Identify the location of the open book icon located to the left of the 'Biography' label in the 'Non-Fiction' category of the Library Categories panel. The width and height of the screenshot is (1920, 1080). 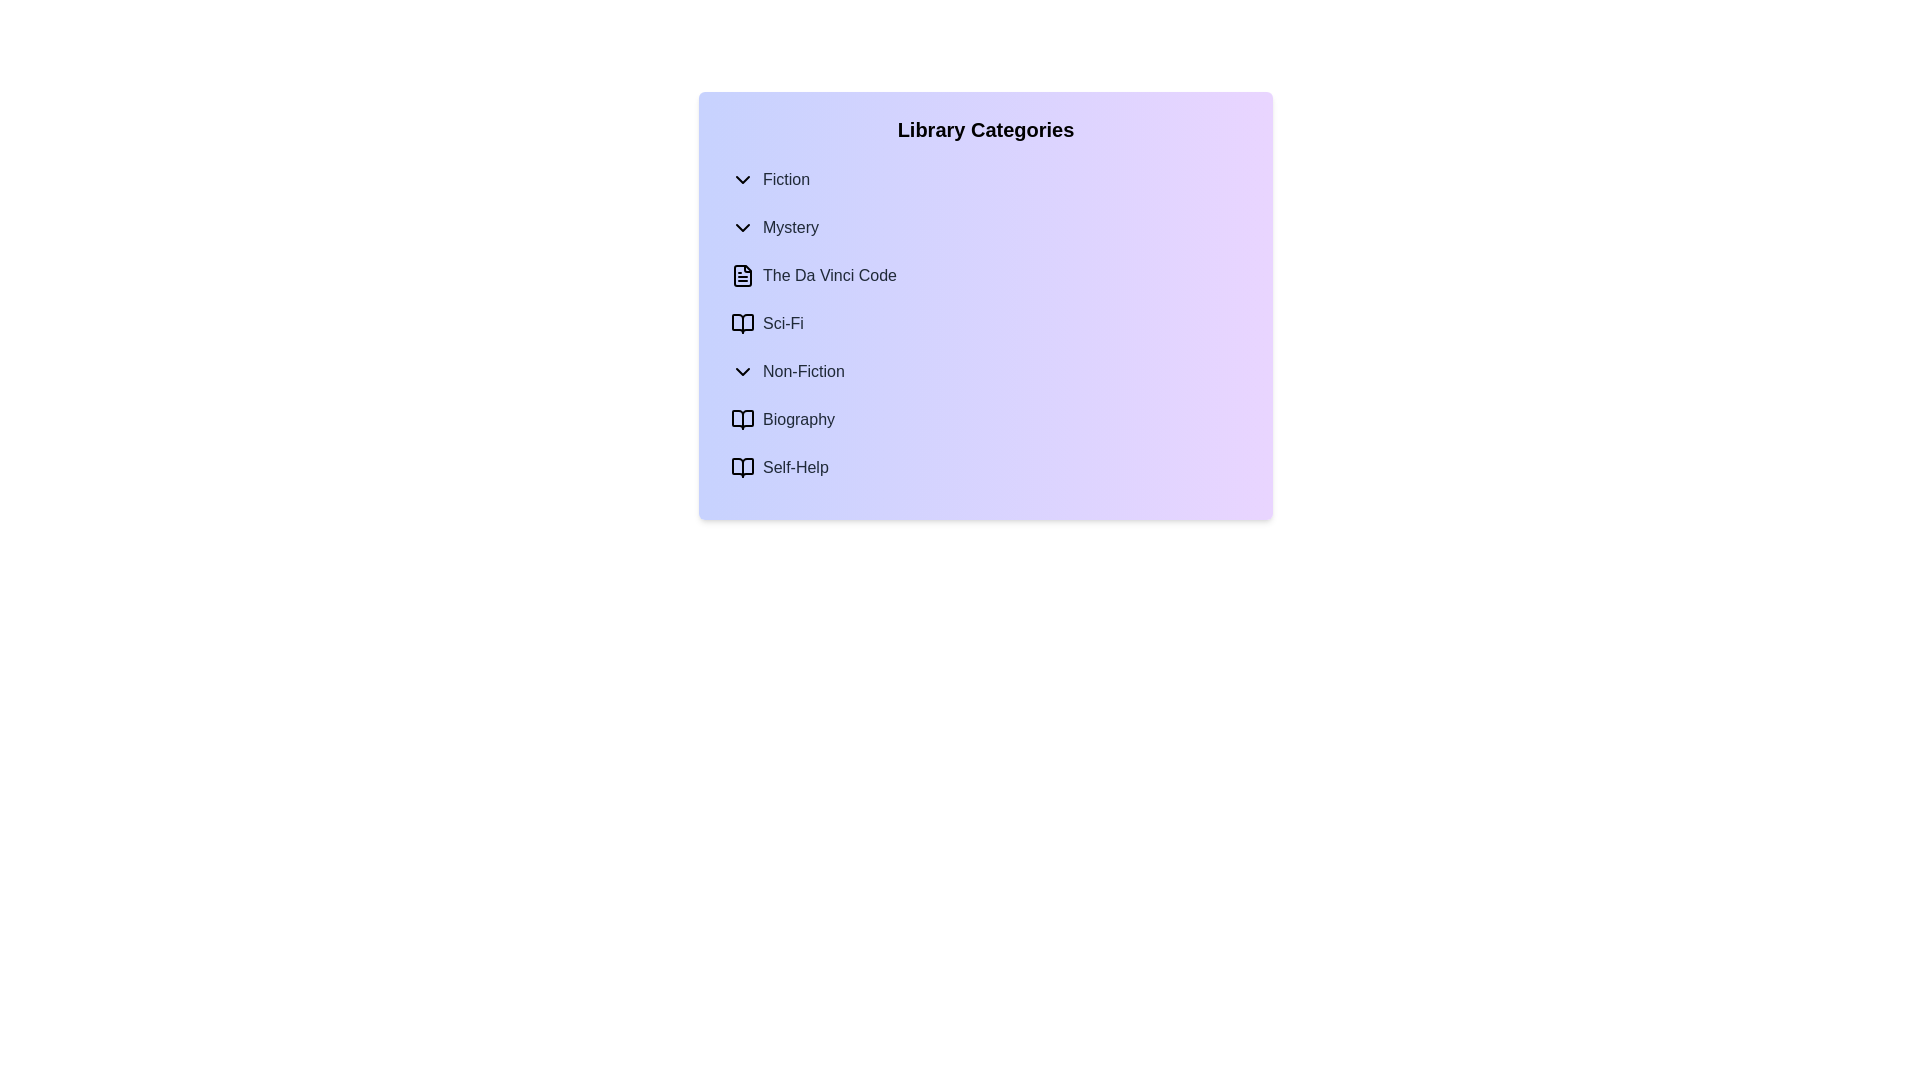
(742, 419).